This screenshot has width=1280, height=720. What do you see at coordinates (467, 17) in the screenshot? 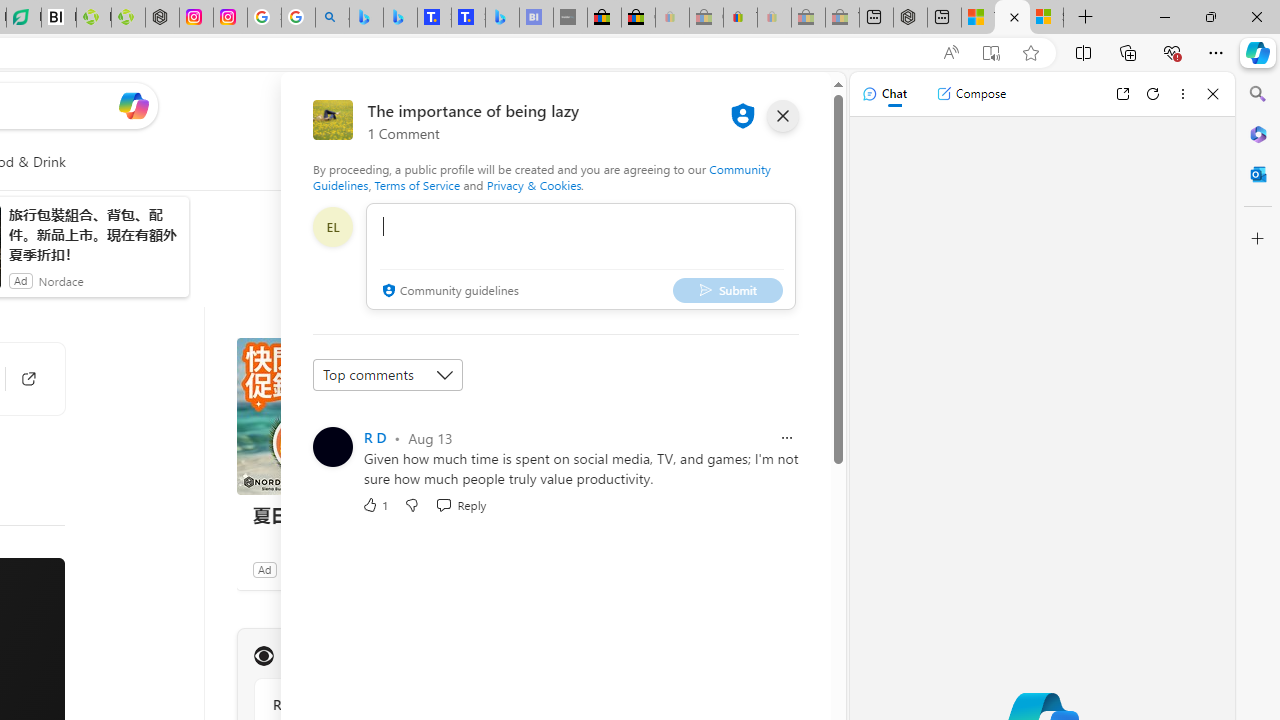
I see `'Shangri-La Bangkok, Hotel reviews and Room rates'` at bounding box center [467, 17].